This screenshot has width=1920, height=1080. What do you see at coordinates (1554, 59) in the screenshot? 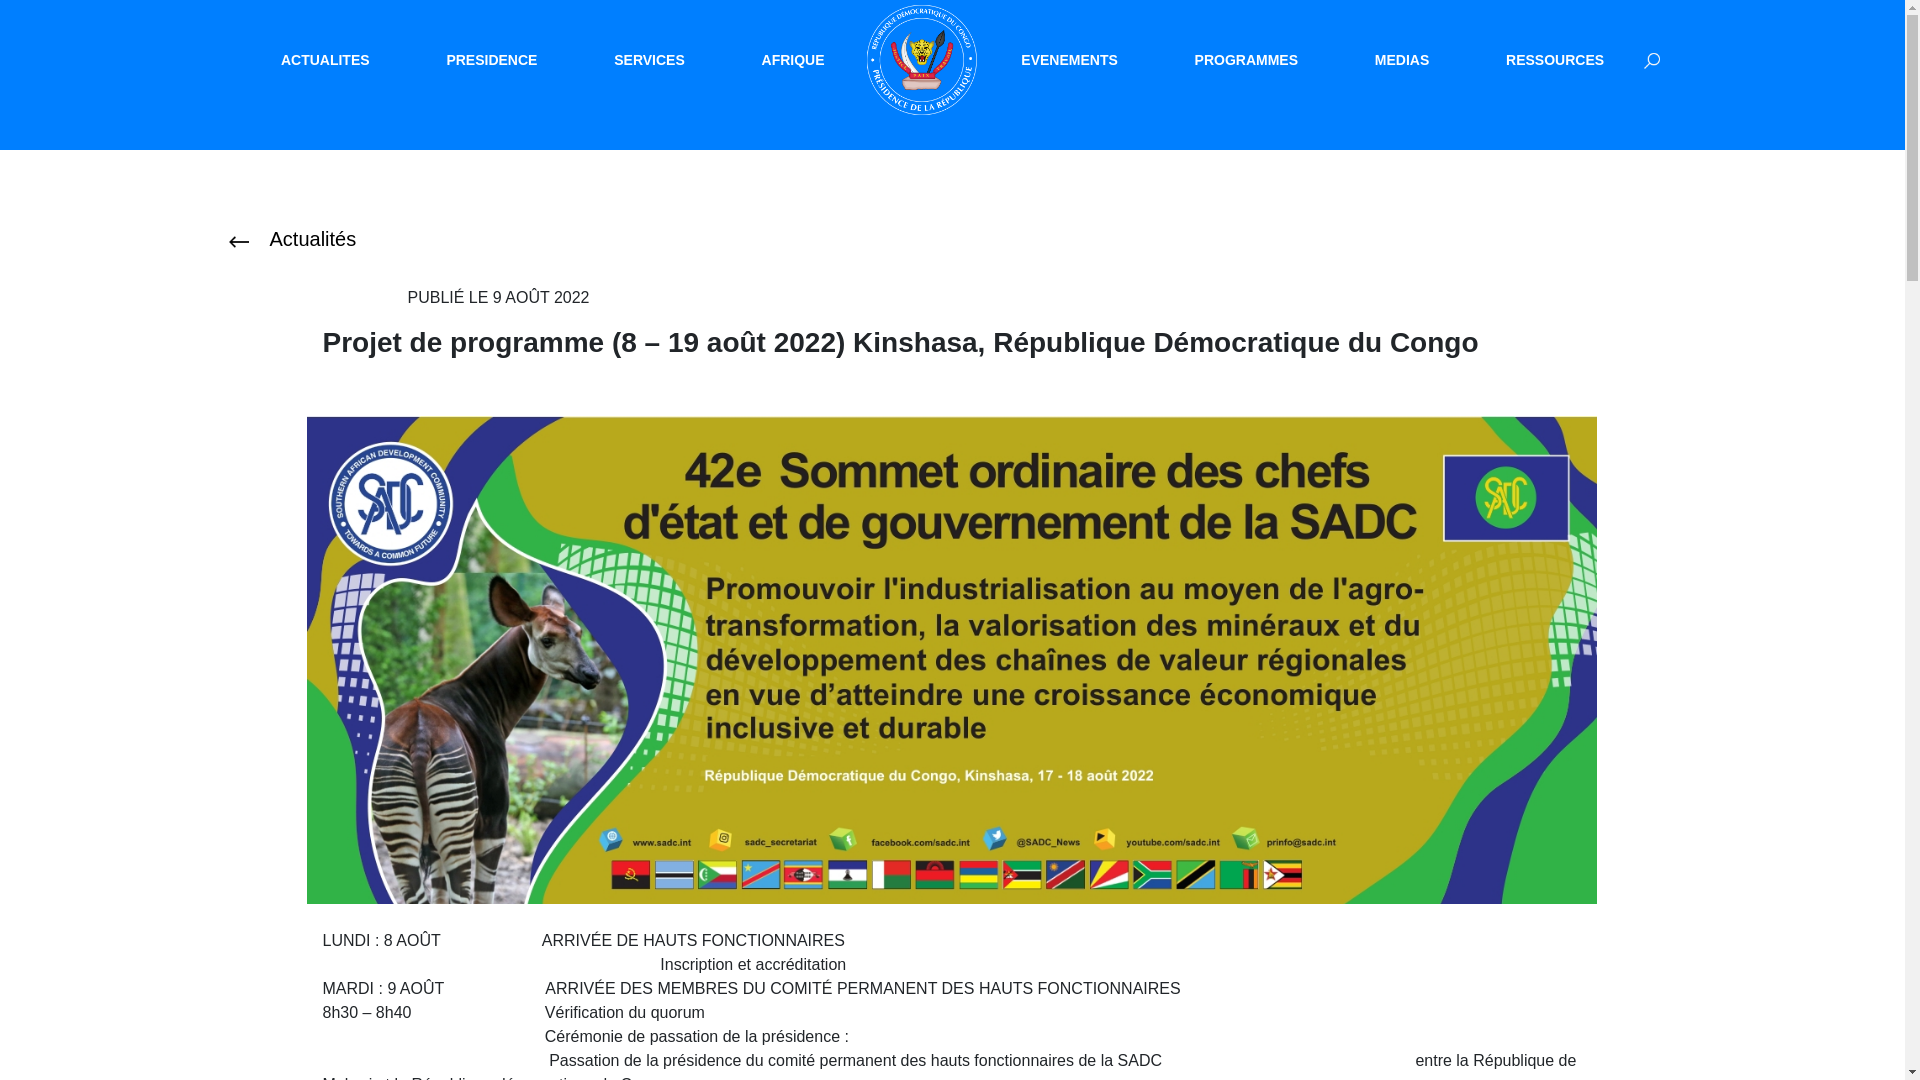
I see `'RESSOURCES'` at bounding box center [1554, 59].